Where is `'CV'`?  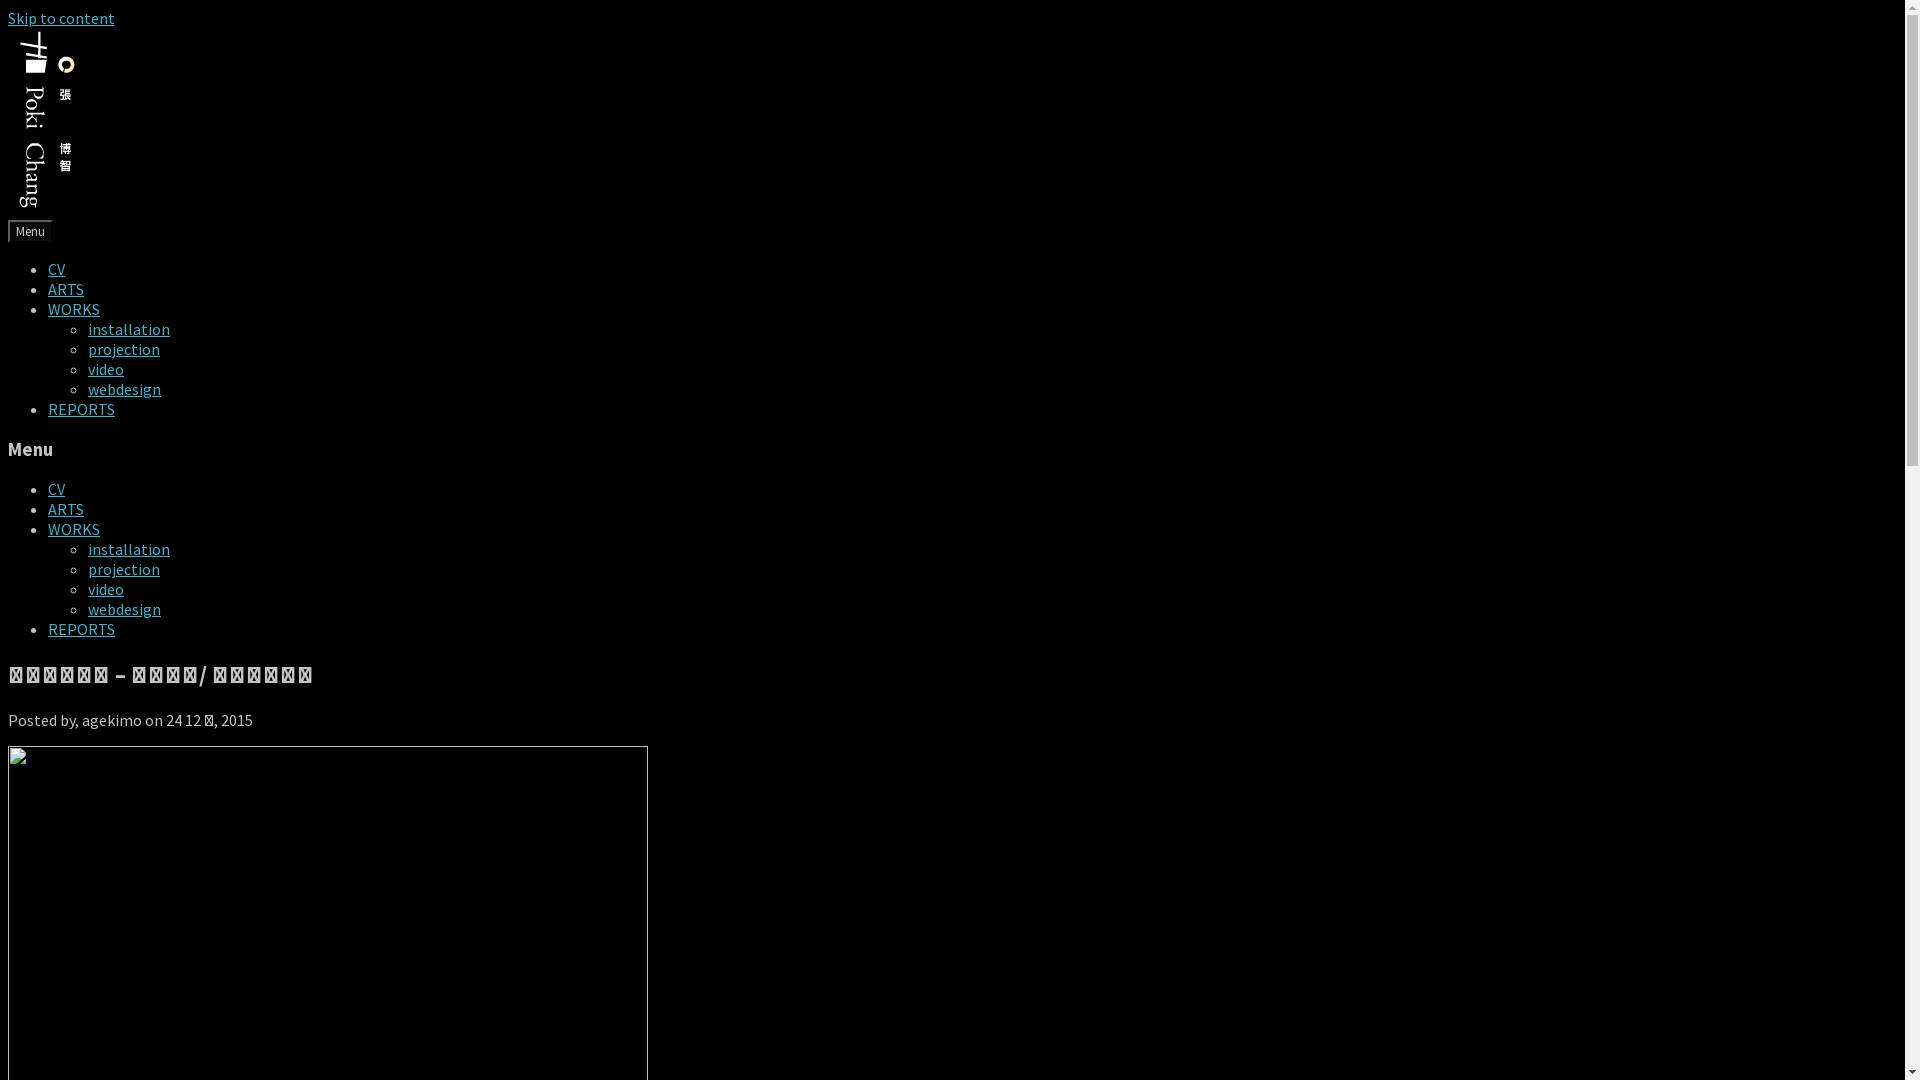 'CV' is located at coordinates (56, 489).